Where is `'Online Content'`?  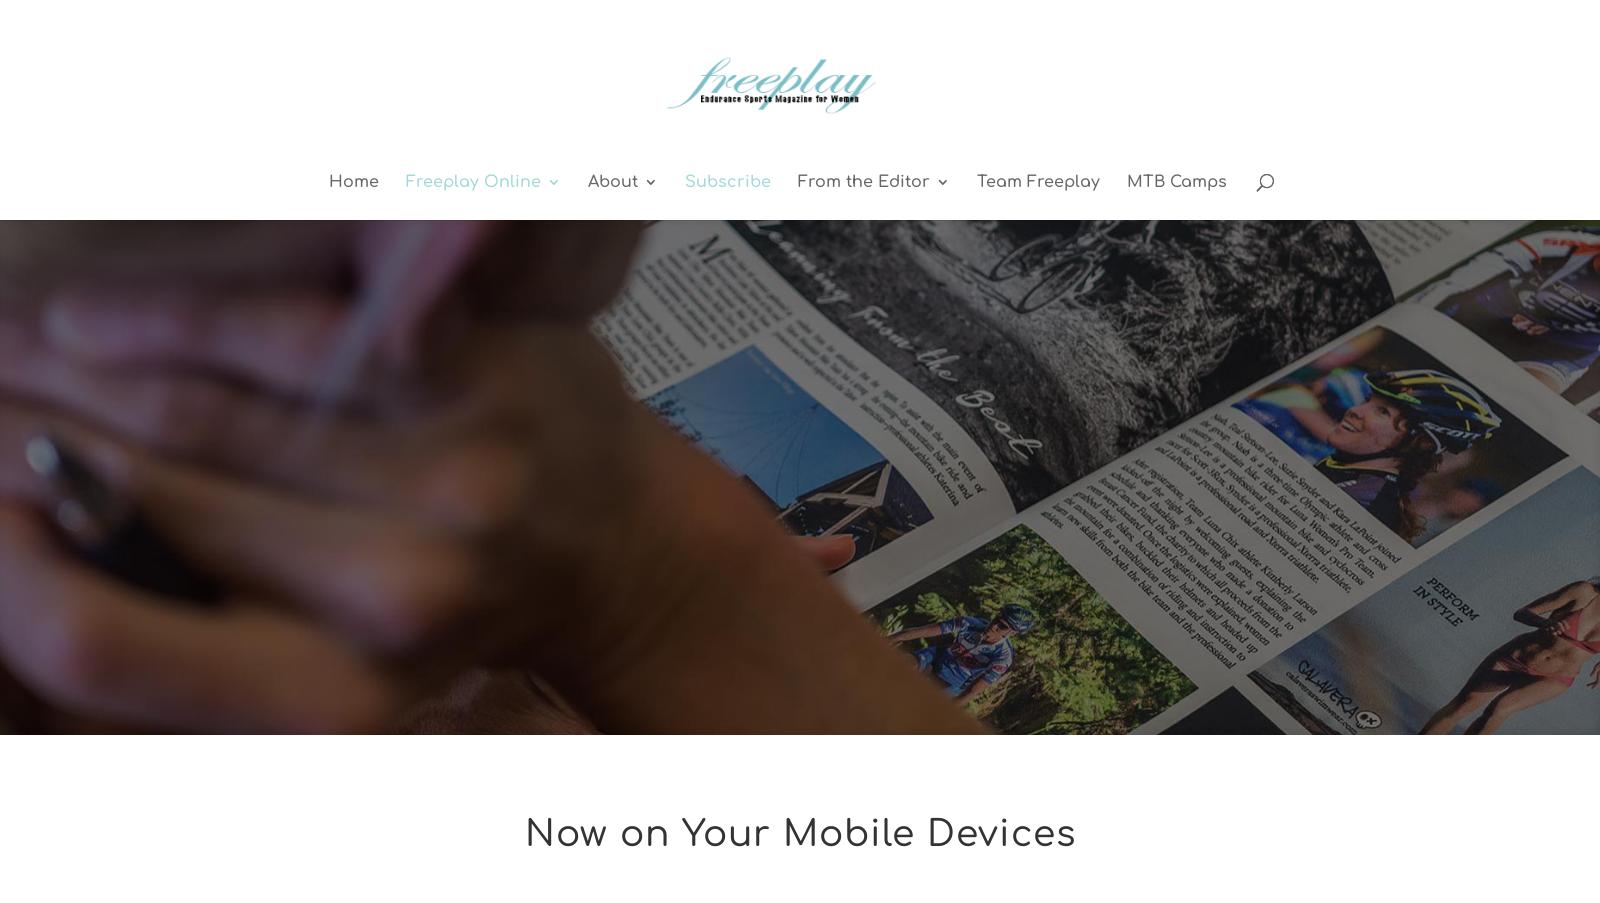
'Online Content' is located at coordinates (507, 262).